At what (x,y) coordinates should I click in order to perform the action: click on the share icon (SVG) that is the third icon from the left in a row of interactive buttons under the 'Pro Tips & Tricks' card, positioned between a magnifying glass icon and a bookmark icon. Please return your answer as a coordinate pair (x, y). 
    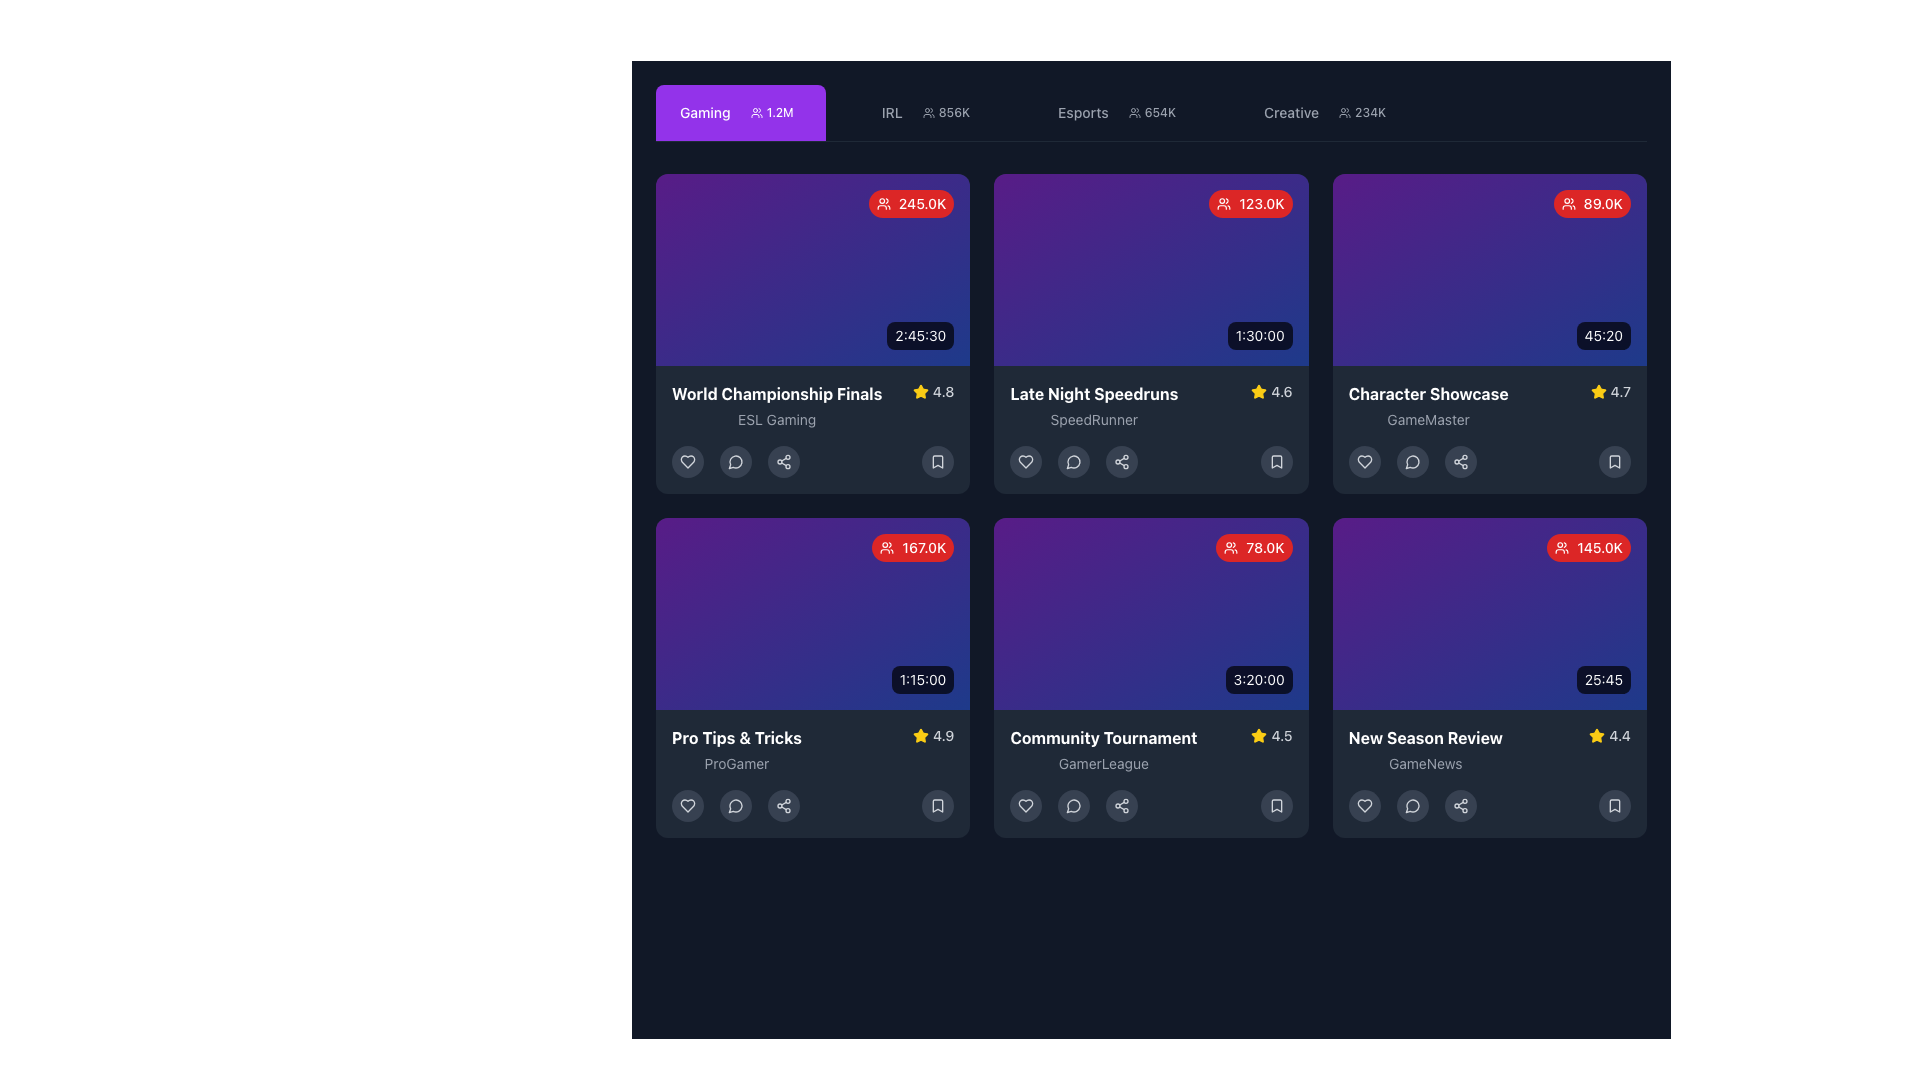
    Looking at the image, I should click on (782, 805).